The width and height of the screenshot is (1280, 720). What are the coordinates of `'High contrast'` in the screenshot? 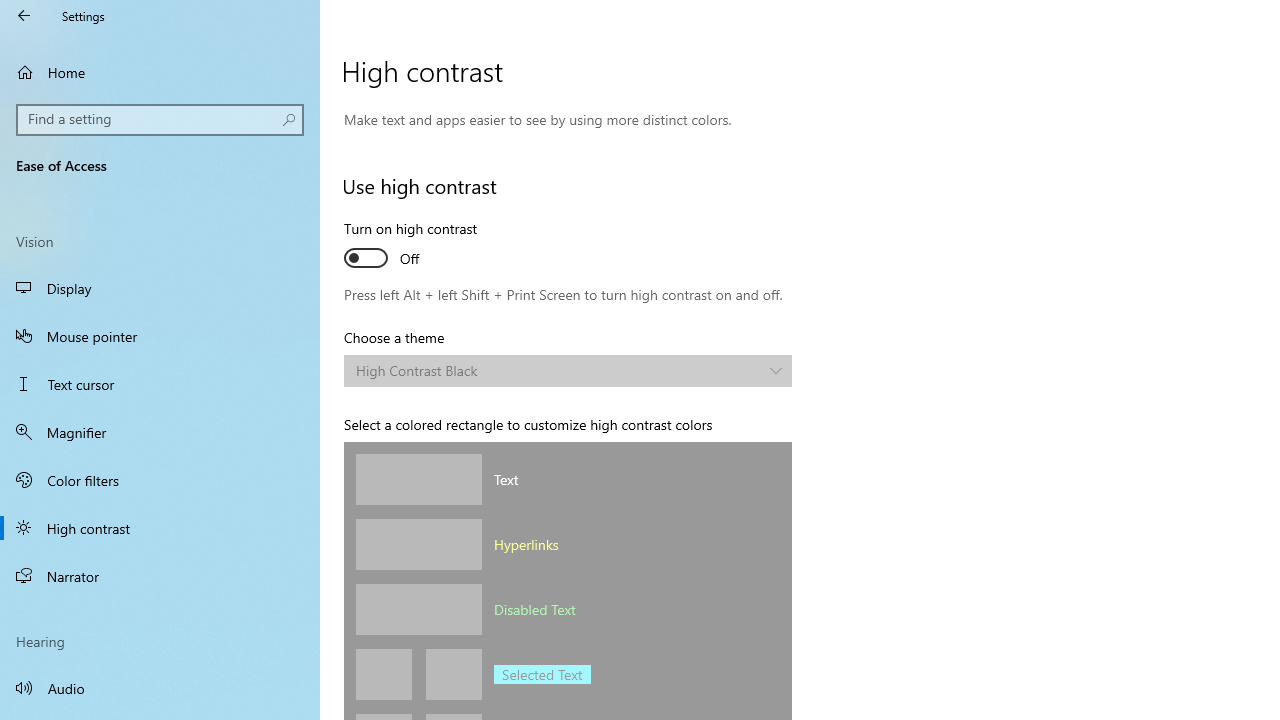 It's located at (160, 527).